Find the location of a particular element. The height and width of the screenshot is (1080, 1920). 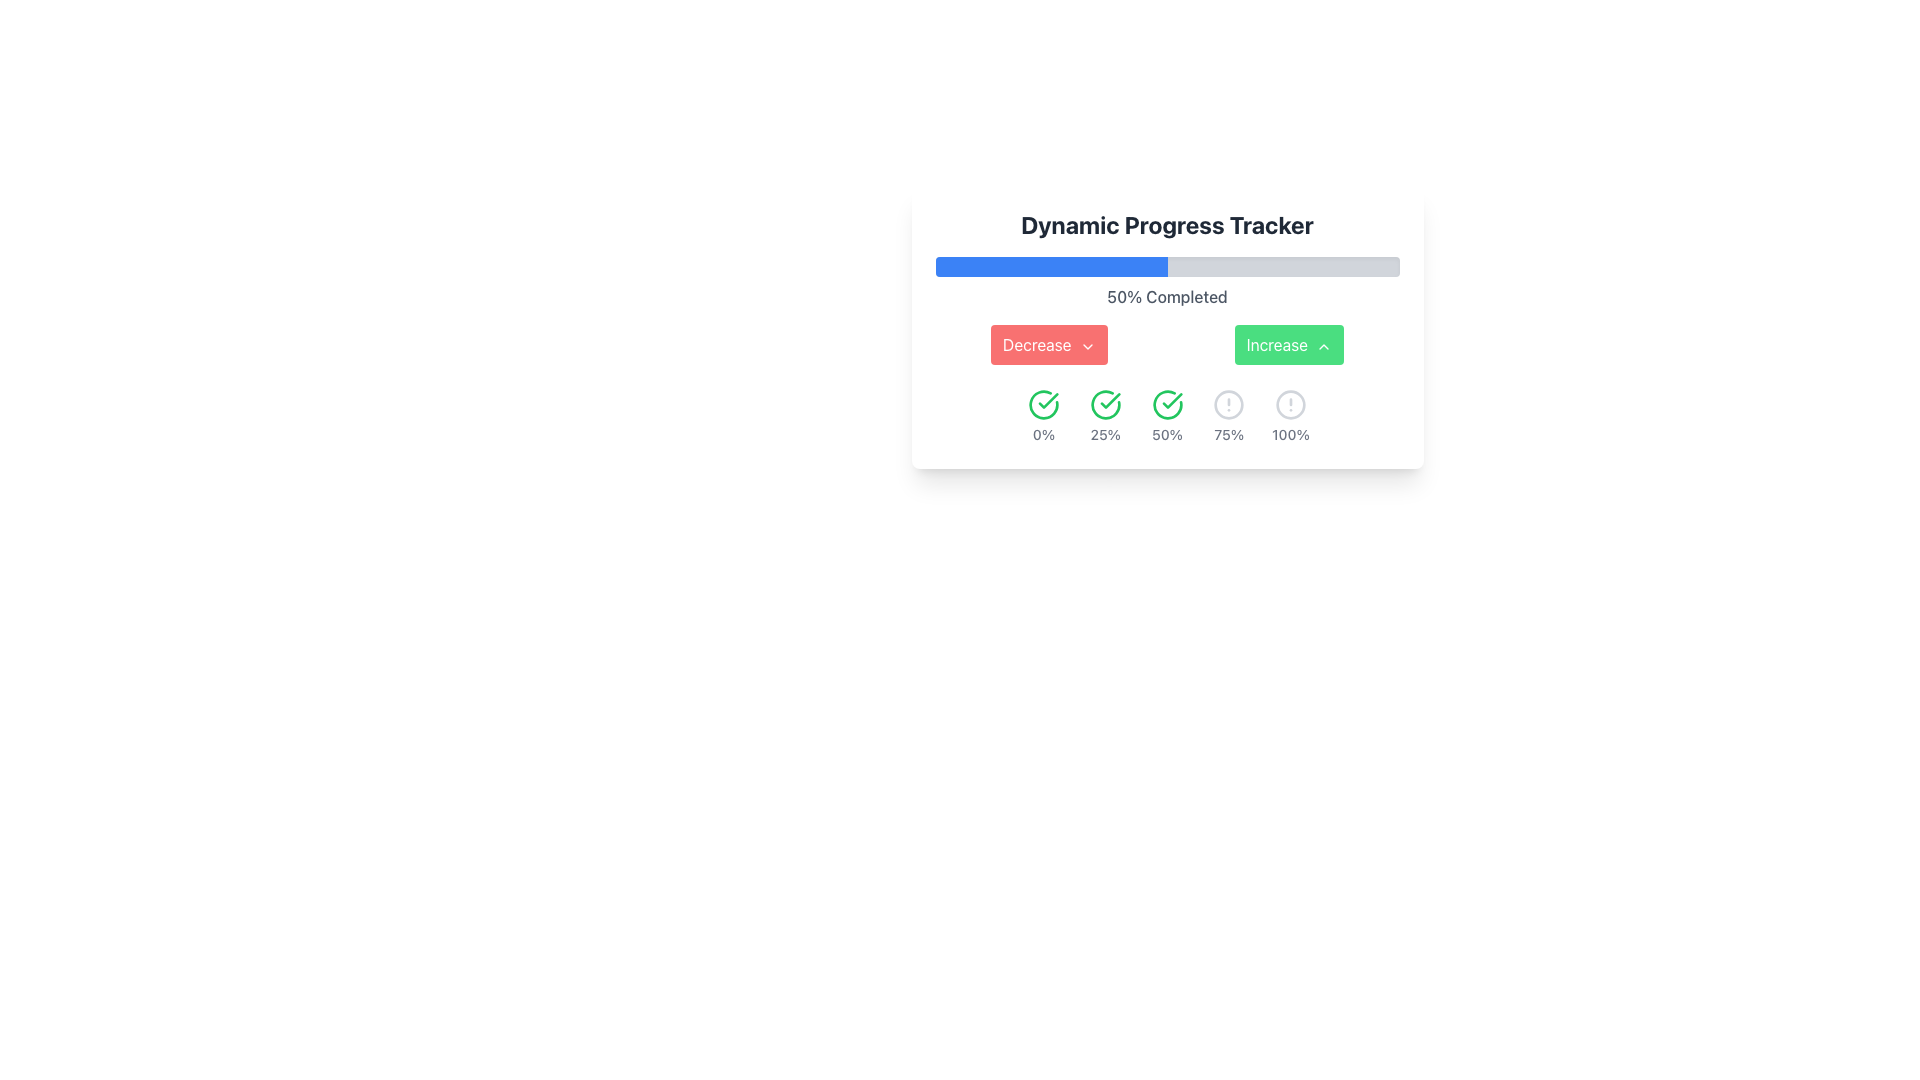

the Horizontal Button Group, which contains a red 'Decrease' button on the left and a green 'Increase' button on the right, located beneath the '50% Completed' text is located at coordinates (1167, 343).